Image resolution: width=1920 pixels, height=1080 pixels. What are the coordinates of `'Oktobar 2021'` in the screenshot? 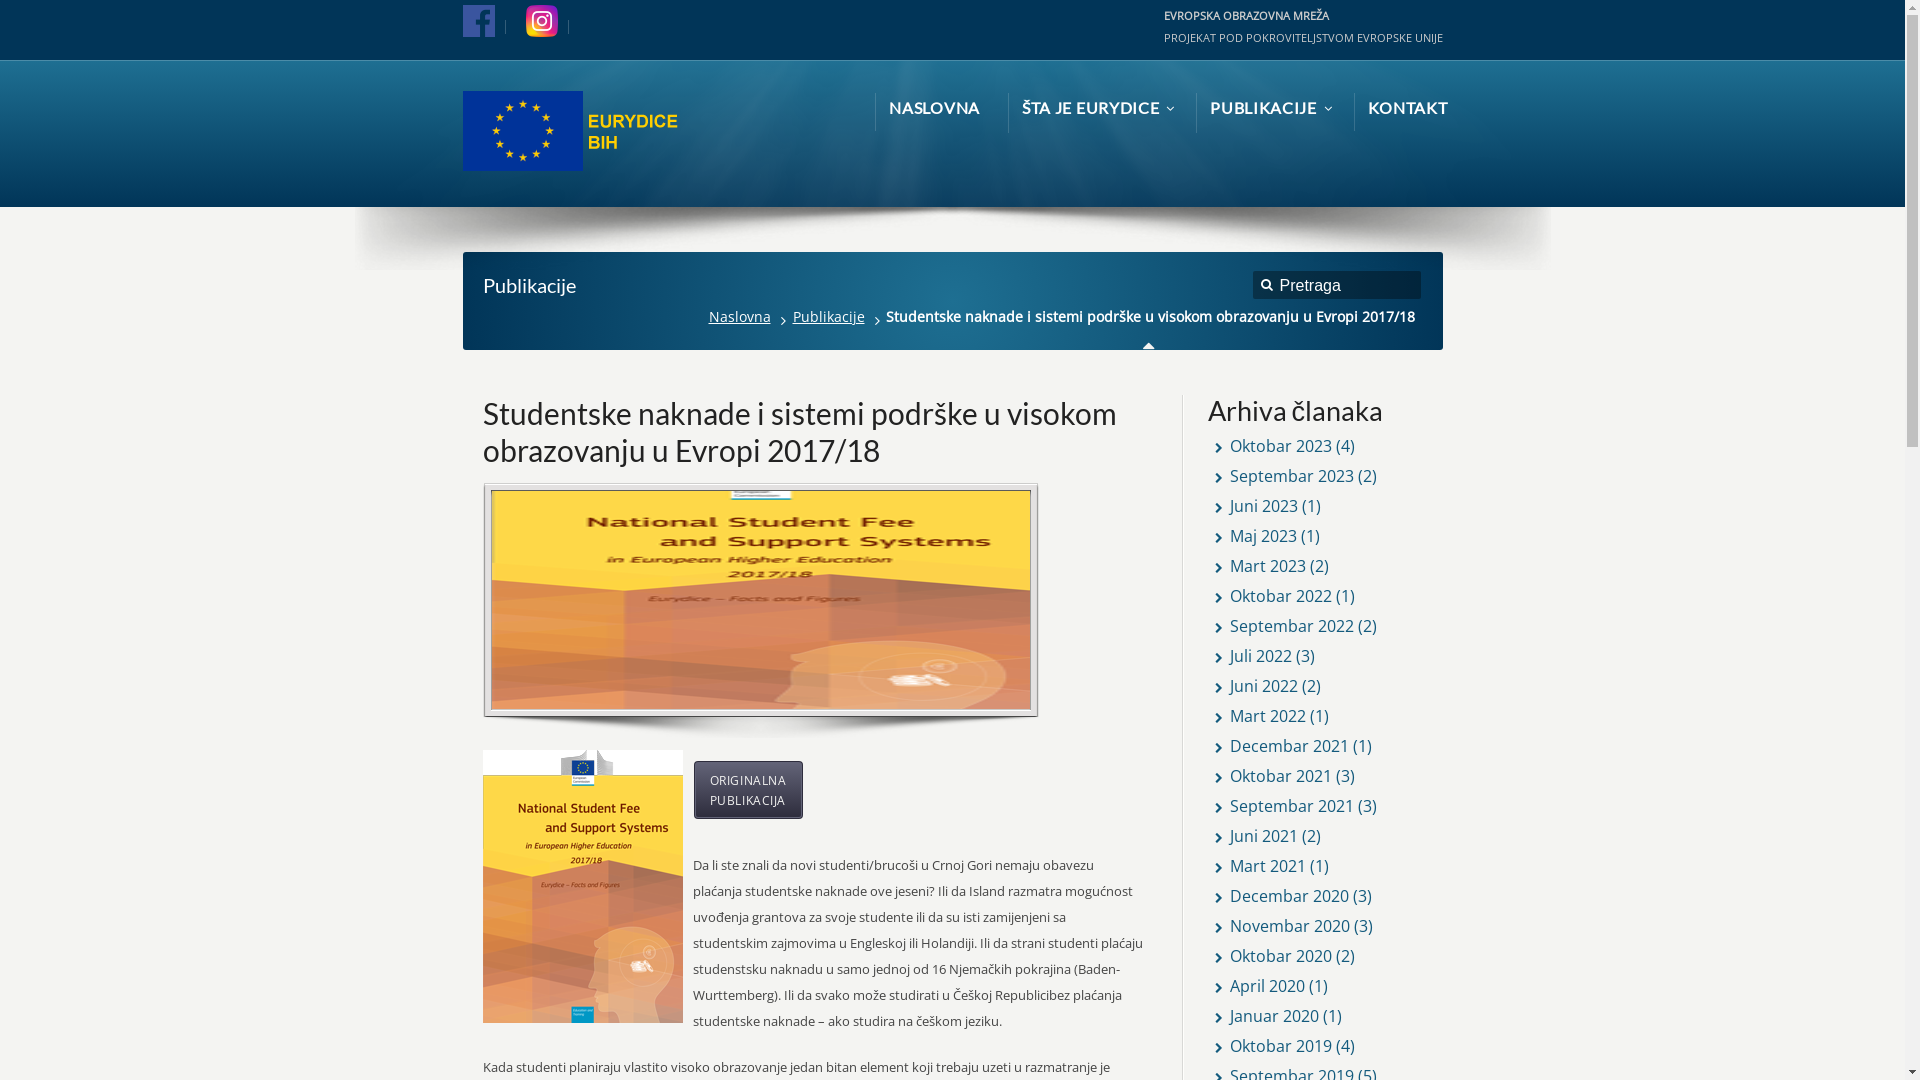 It's located at (1281, 774).